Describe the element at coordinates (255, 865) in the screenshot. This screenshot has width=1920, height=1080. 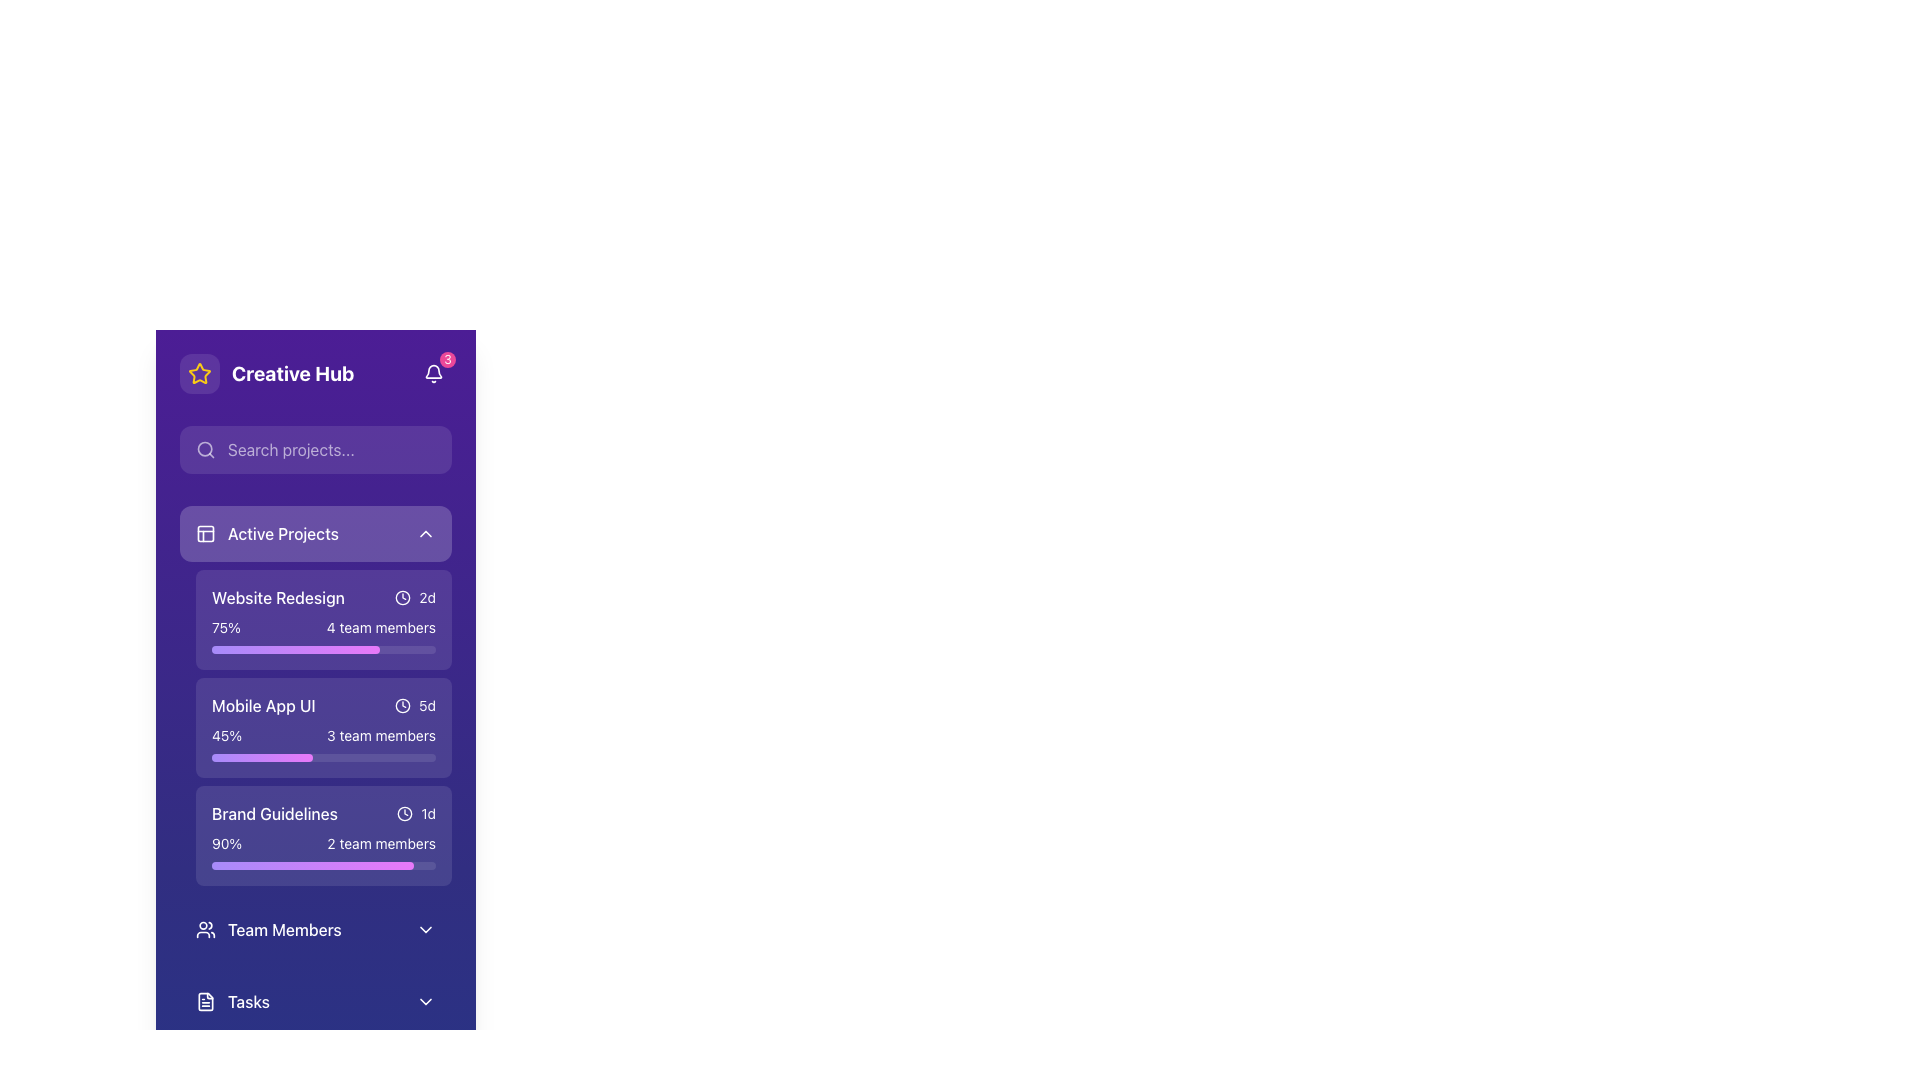
I see `the progress bar` at that location.